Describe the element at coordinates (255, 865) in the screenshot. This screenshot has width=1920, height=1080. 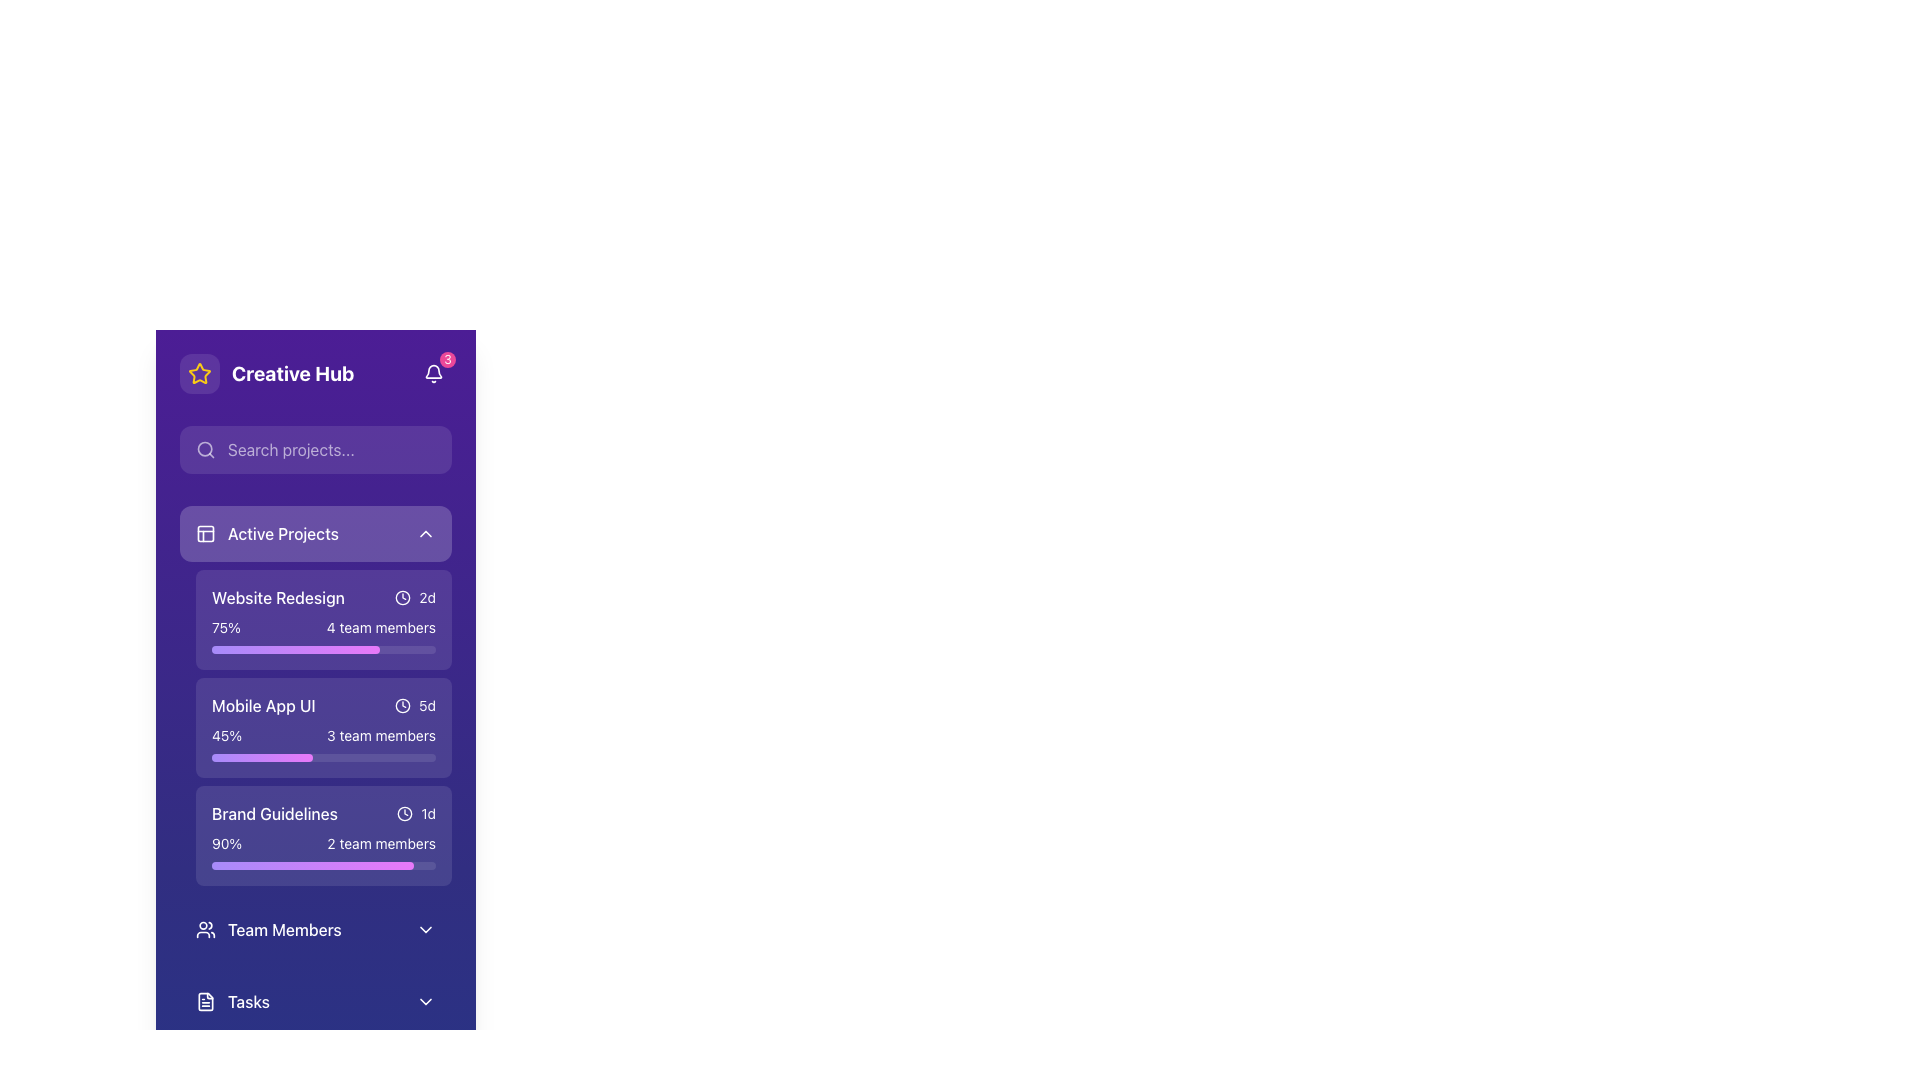
I see `the progress bar` at that location.